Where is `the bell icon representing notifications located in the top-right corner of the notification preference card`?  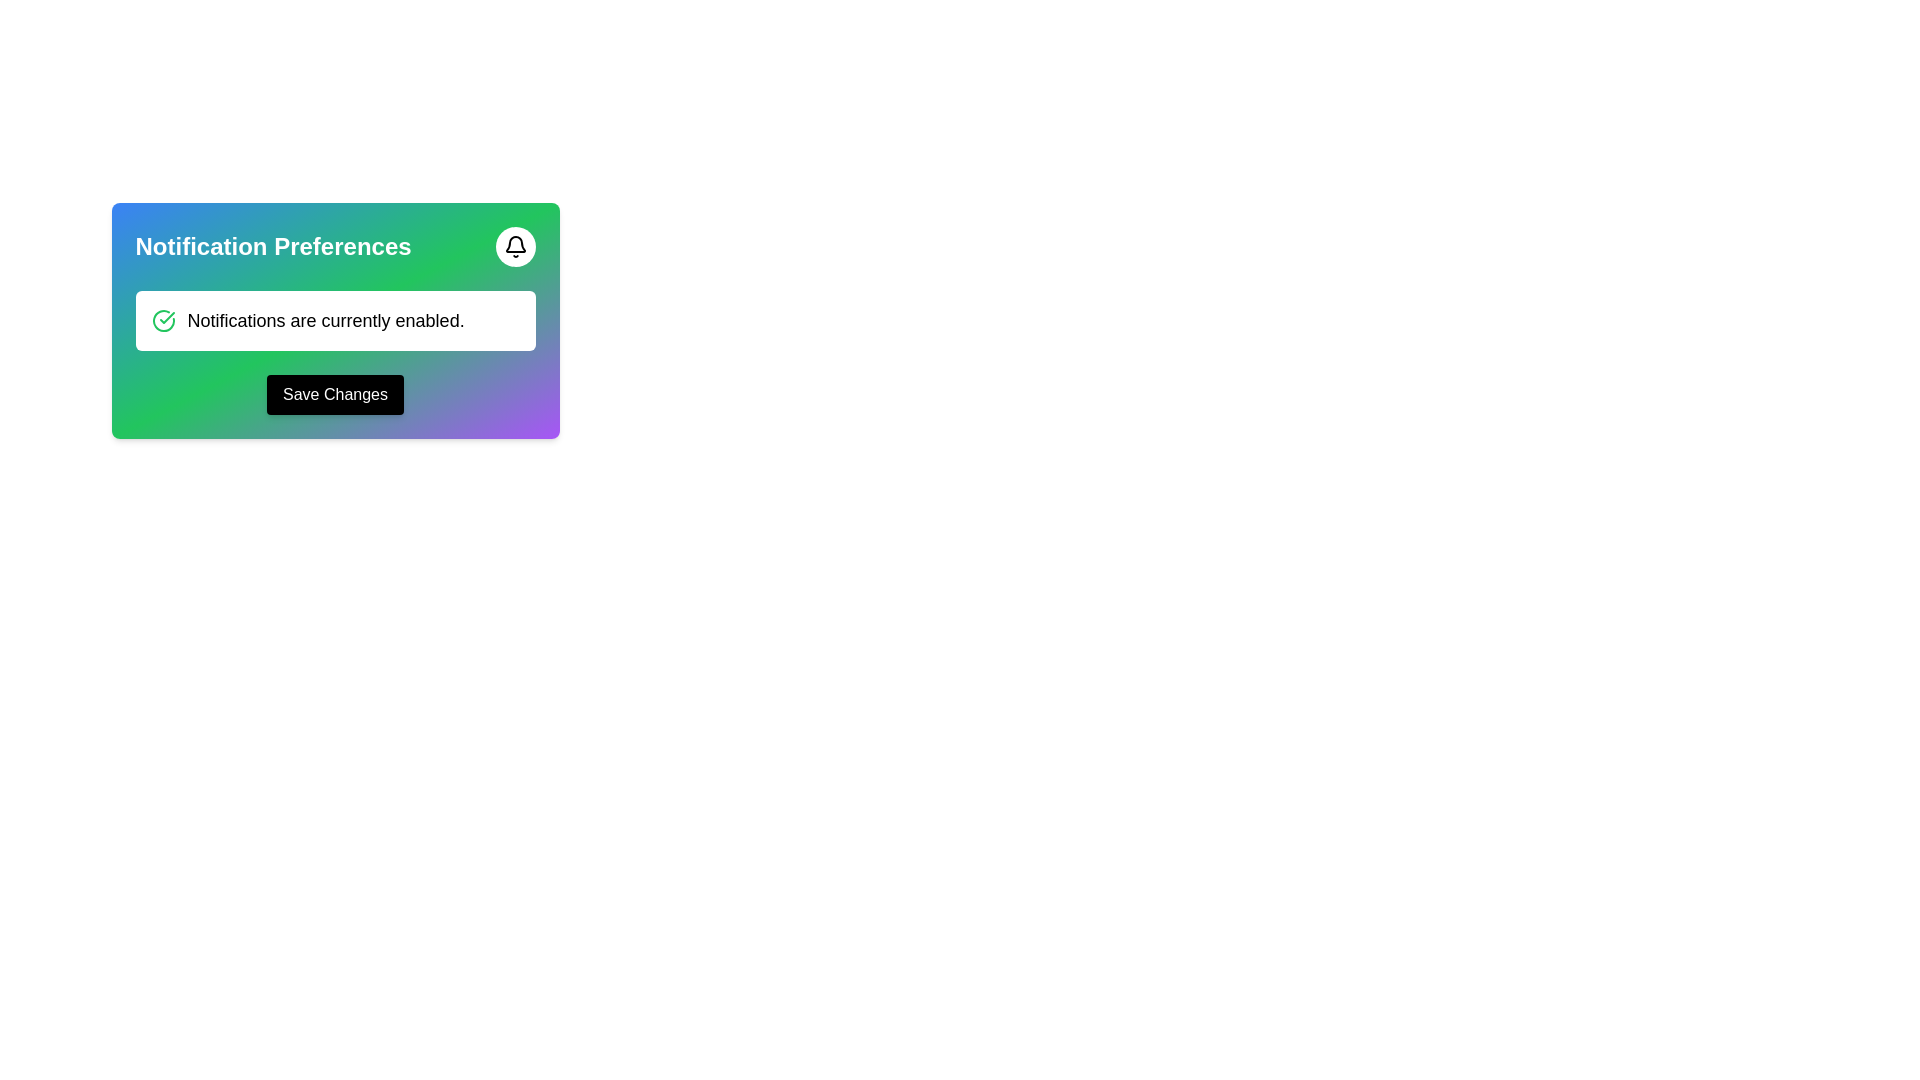 the bell icon representing notifications located in the top-right corner of the notification preference card is located at coordinates (515, 245).